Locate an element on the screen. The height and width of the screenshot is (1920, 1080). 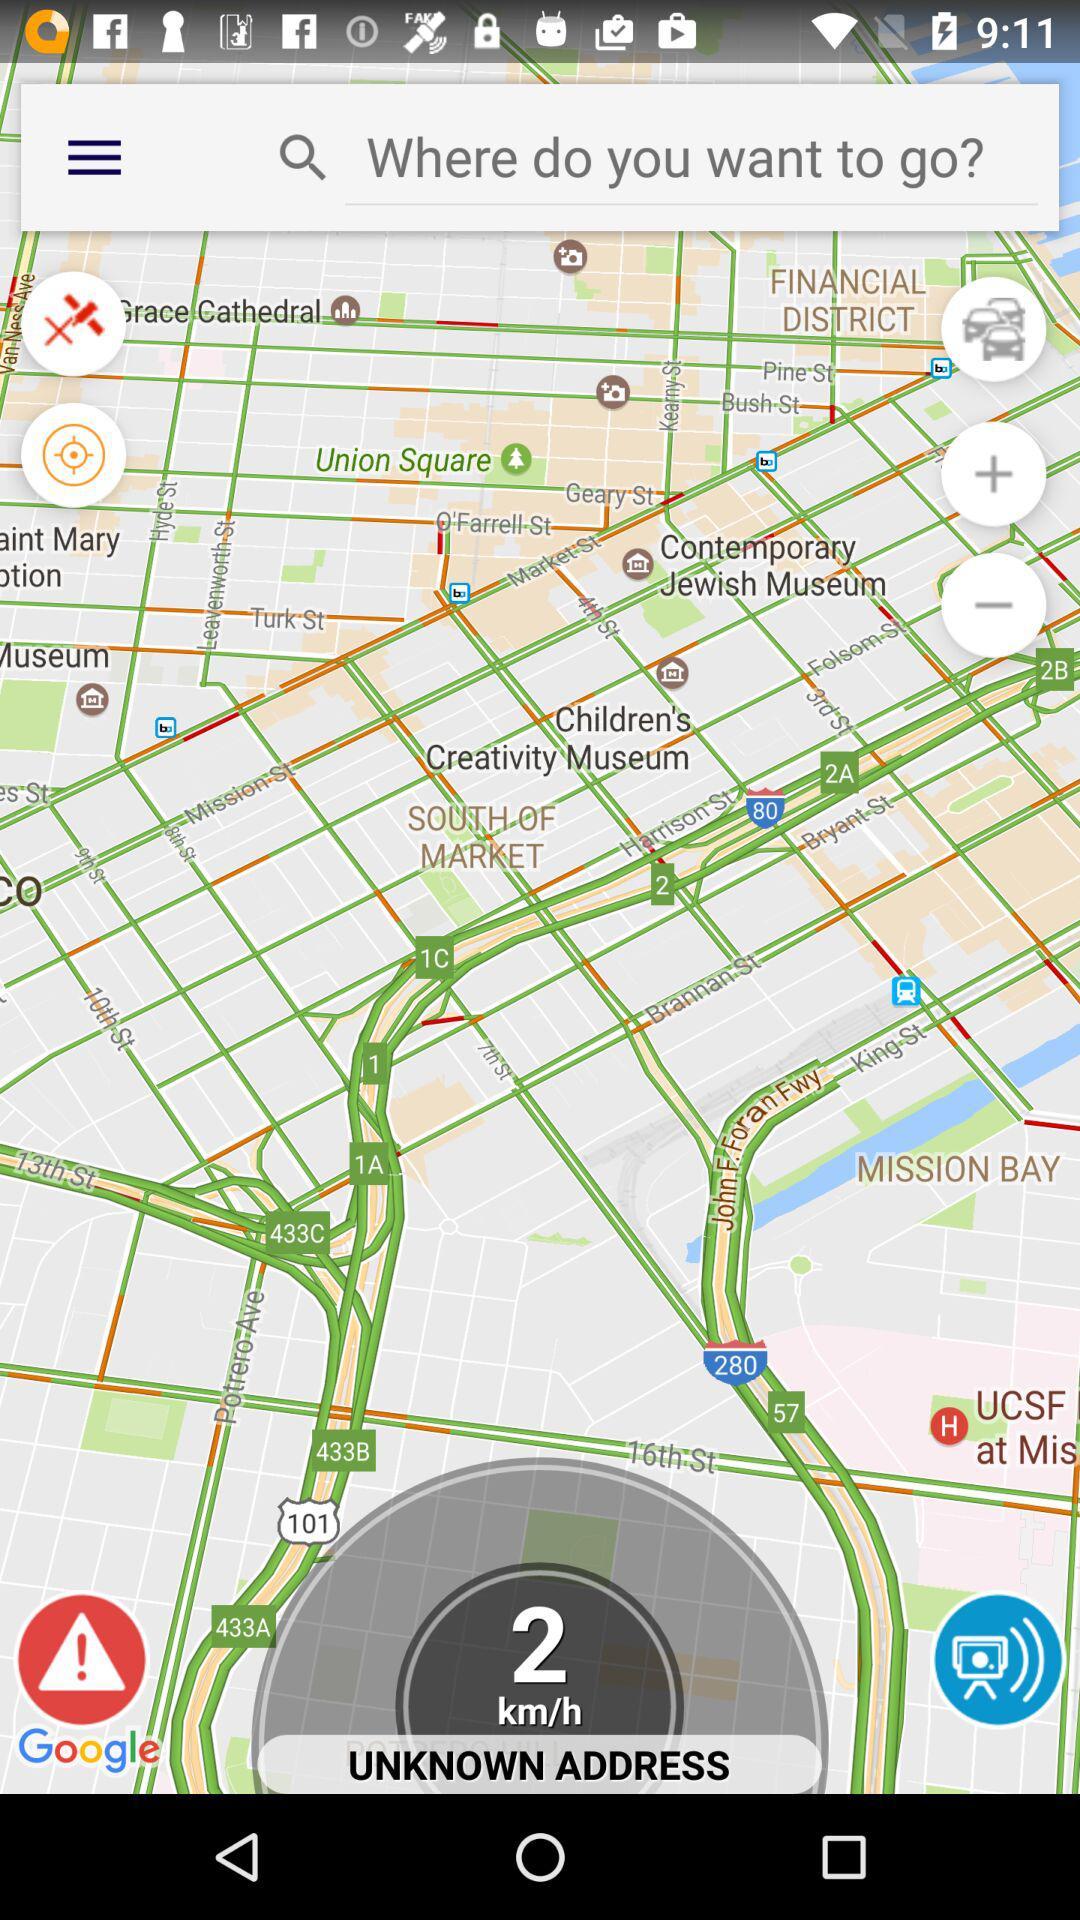
the close icon is located at coordinates (72, 346).